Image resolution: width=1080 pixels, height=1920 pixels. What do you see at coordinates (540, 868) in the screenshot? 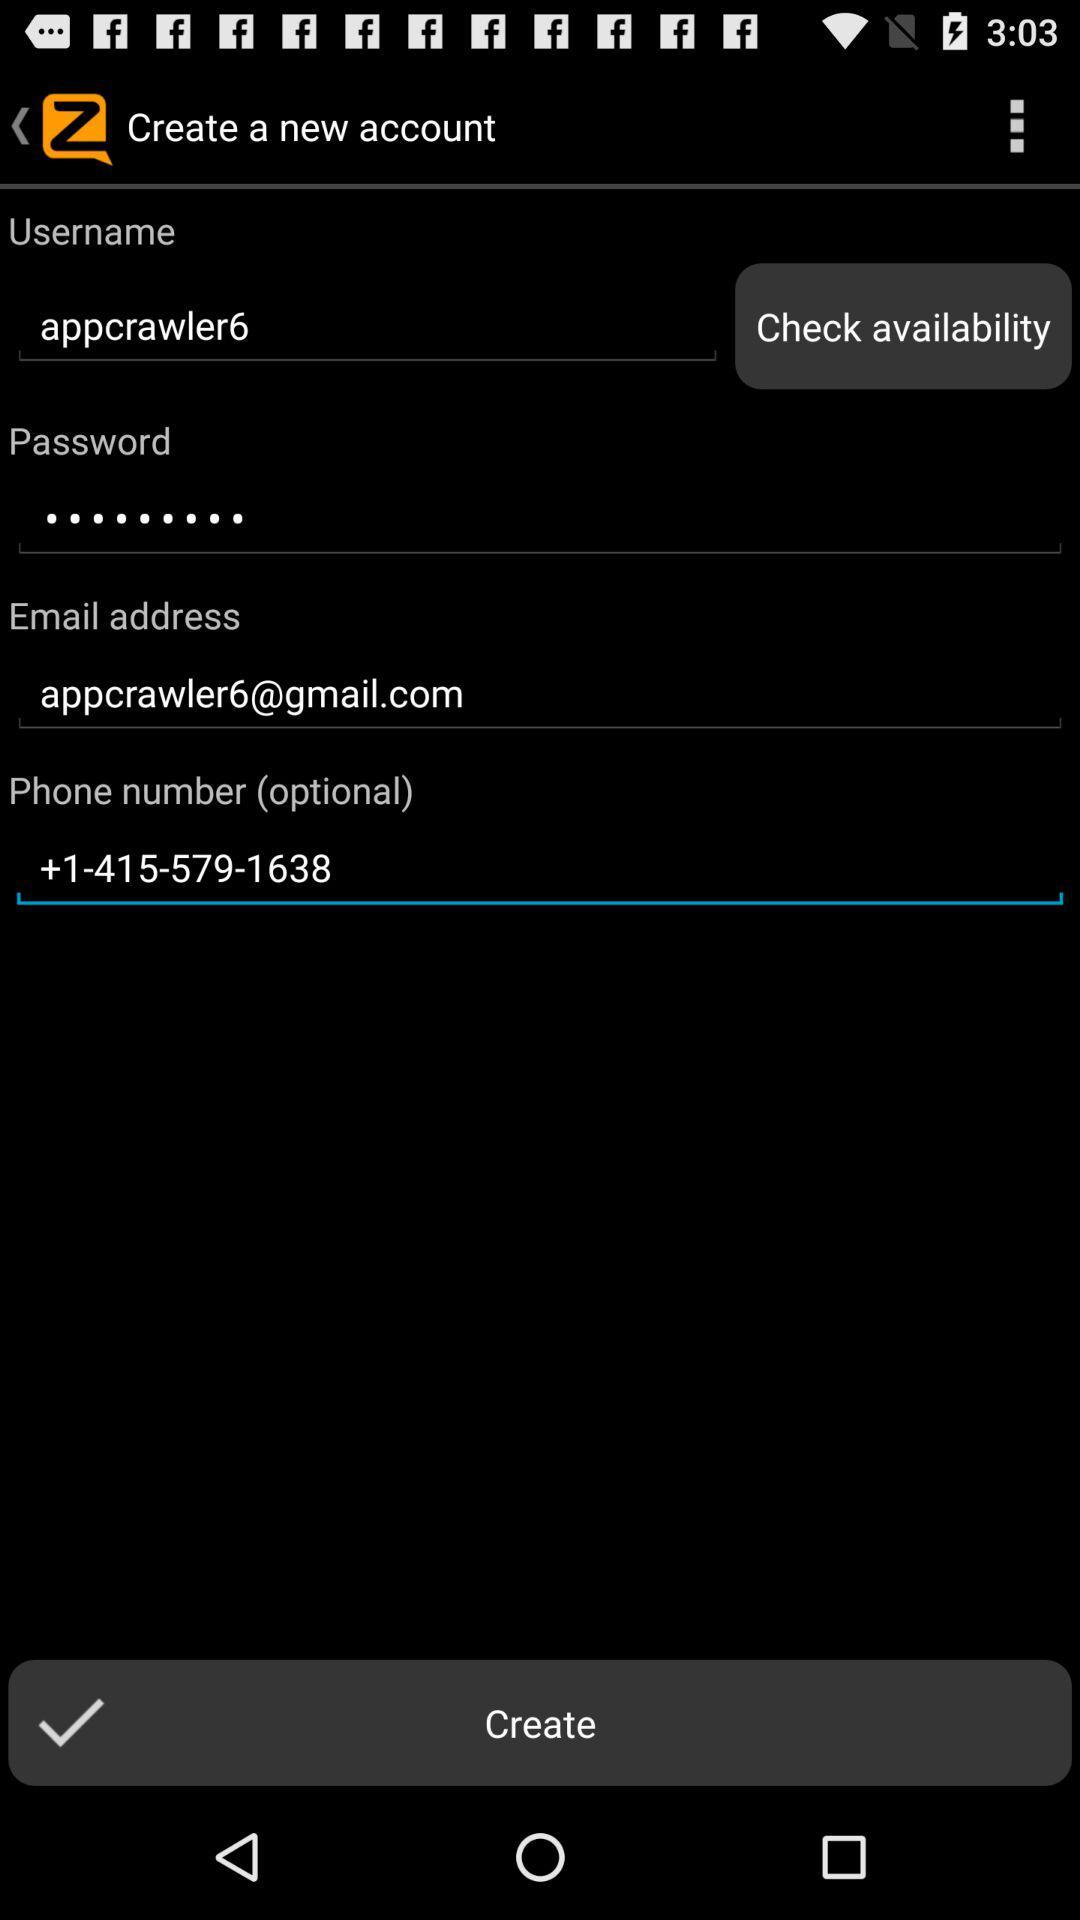
I see `the text field below phone number` at bounding box center [540, 868].